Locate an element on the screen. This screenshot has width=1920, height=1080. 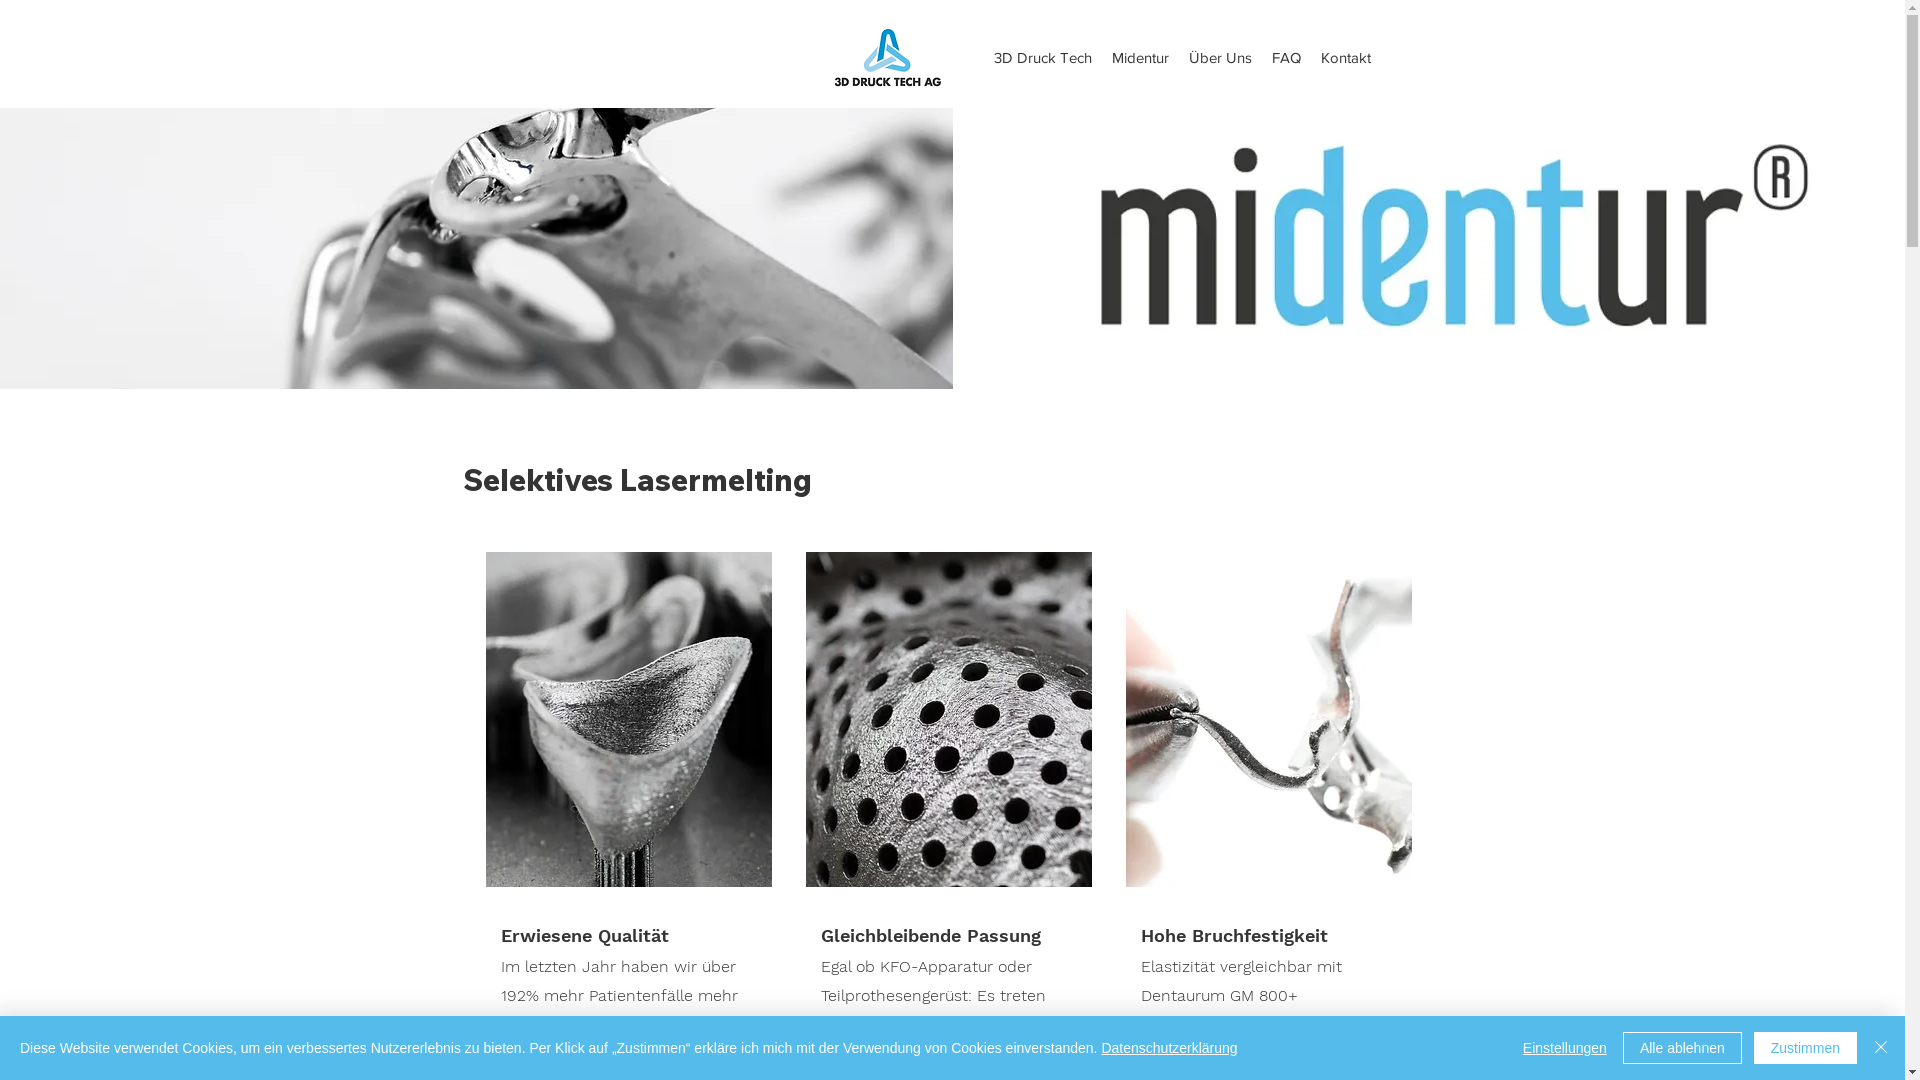
'Zustimmen' is located at coordinates (1805, 1047).